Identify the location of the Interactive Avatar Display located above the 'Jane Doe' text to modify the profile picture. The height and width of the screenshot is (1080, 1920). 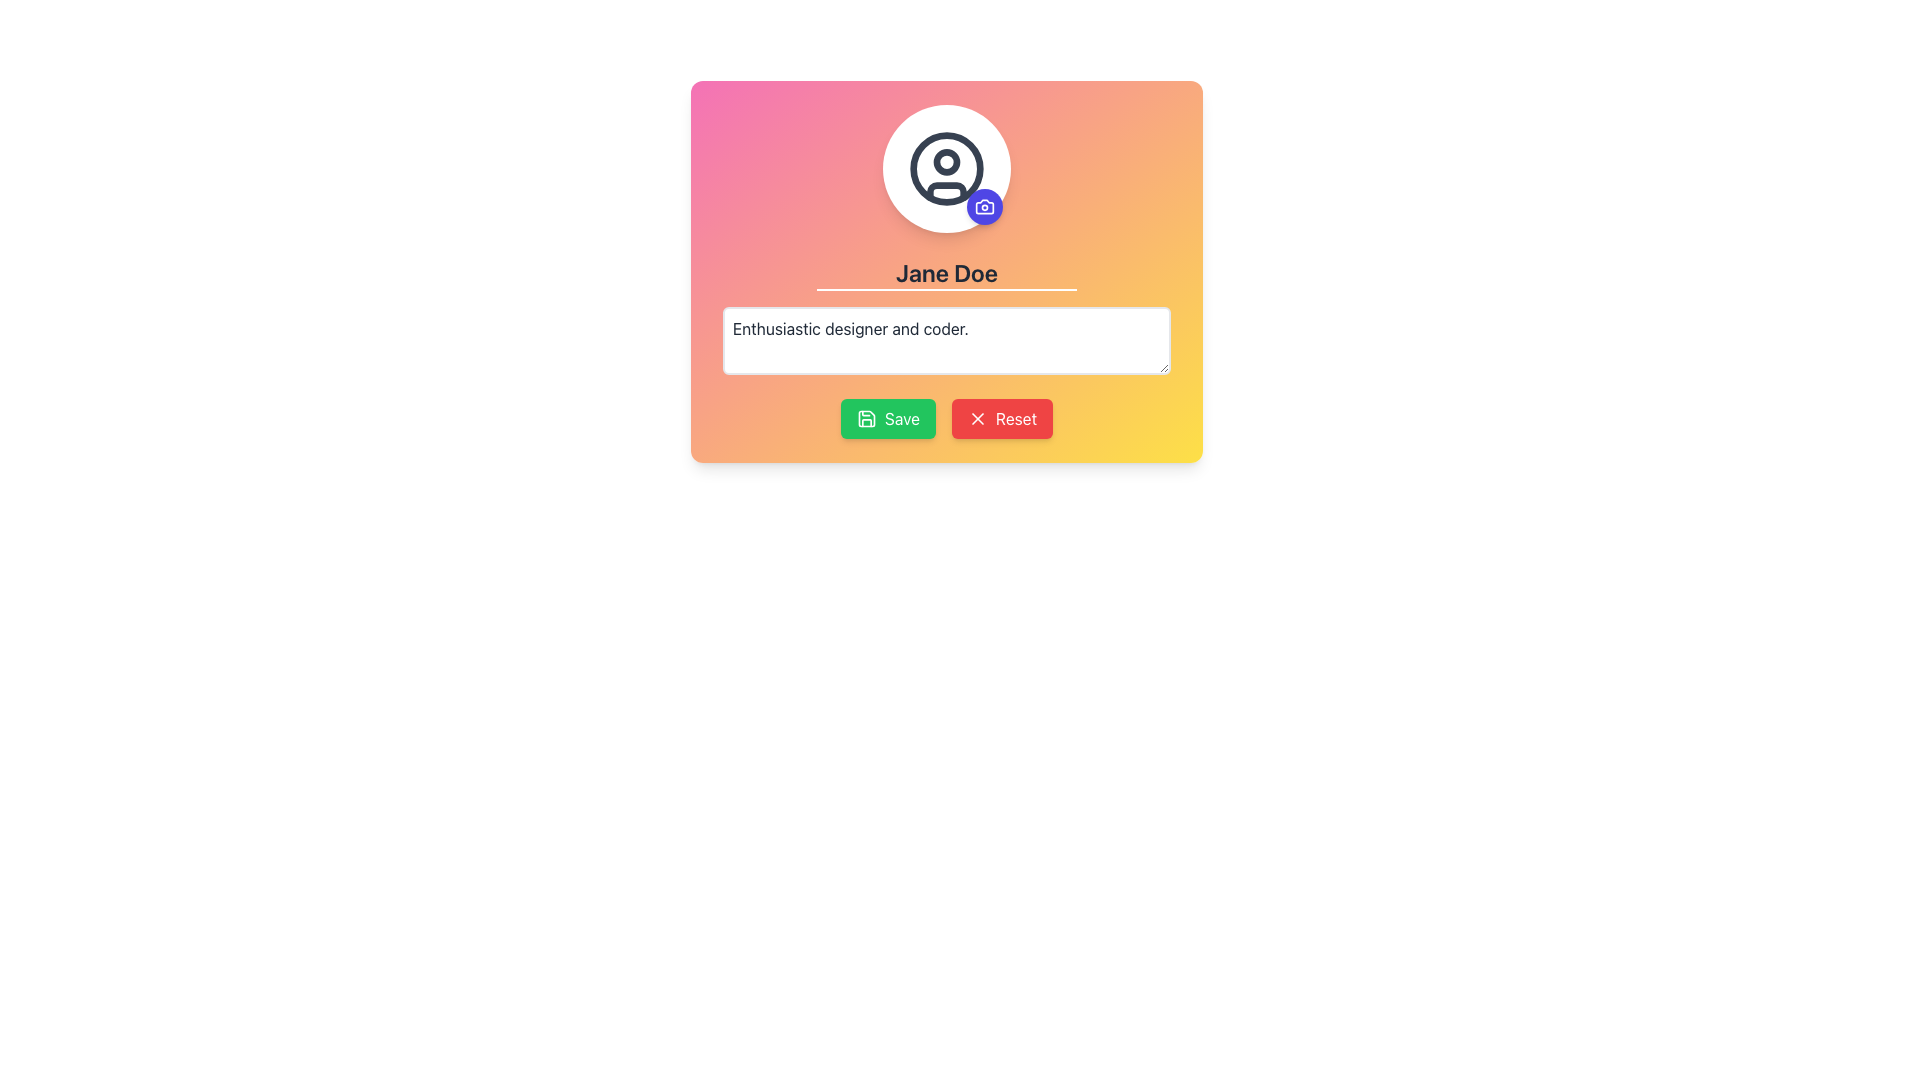
(945, 168).